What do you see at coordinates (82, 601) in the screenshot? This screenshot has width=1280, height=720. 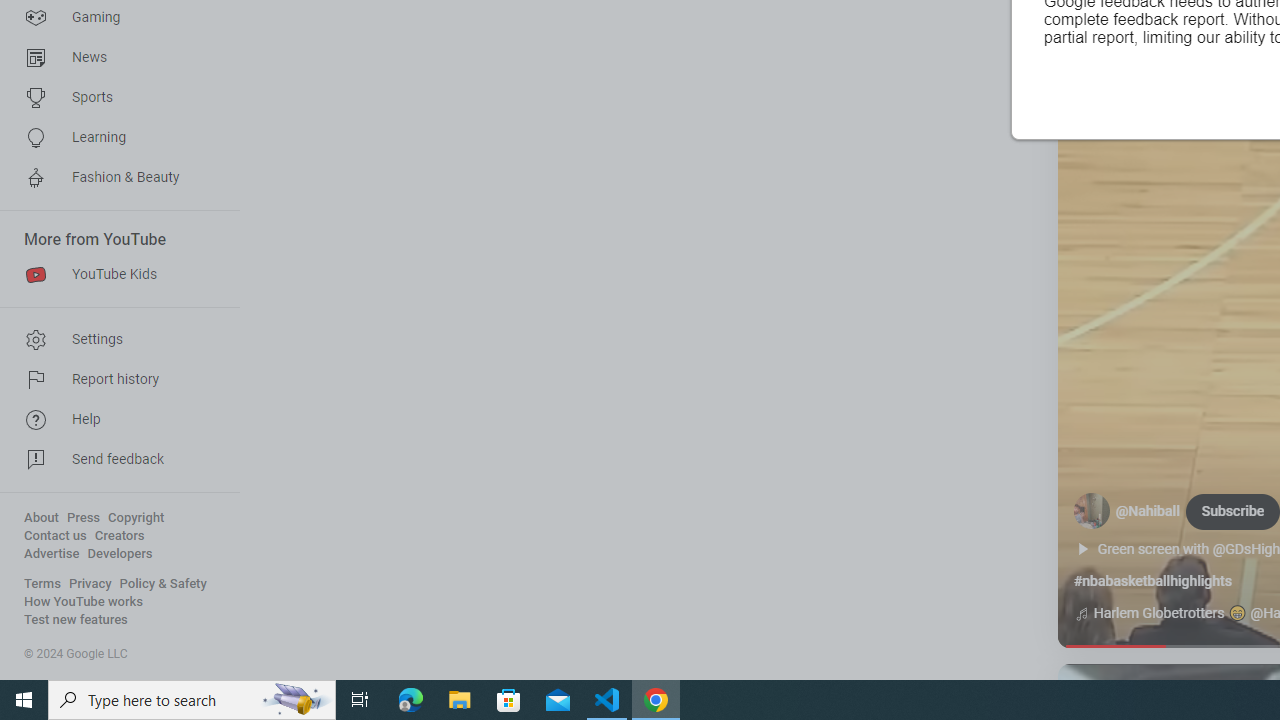 I see `'How YouTube works'` at bounding box center [82, 601].